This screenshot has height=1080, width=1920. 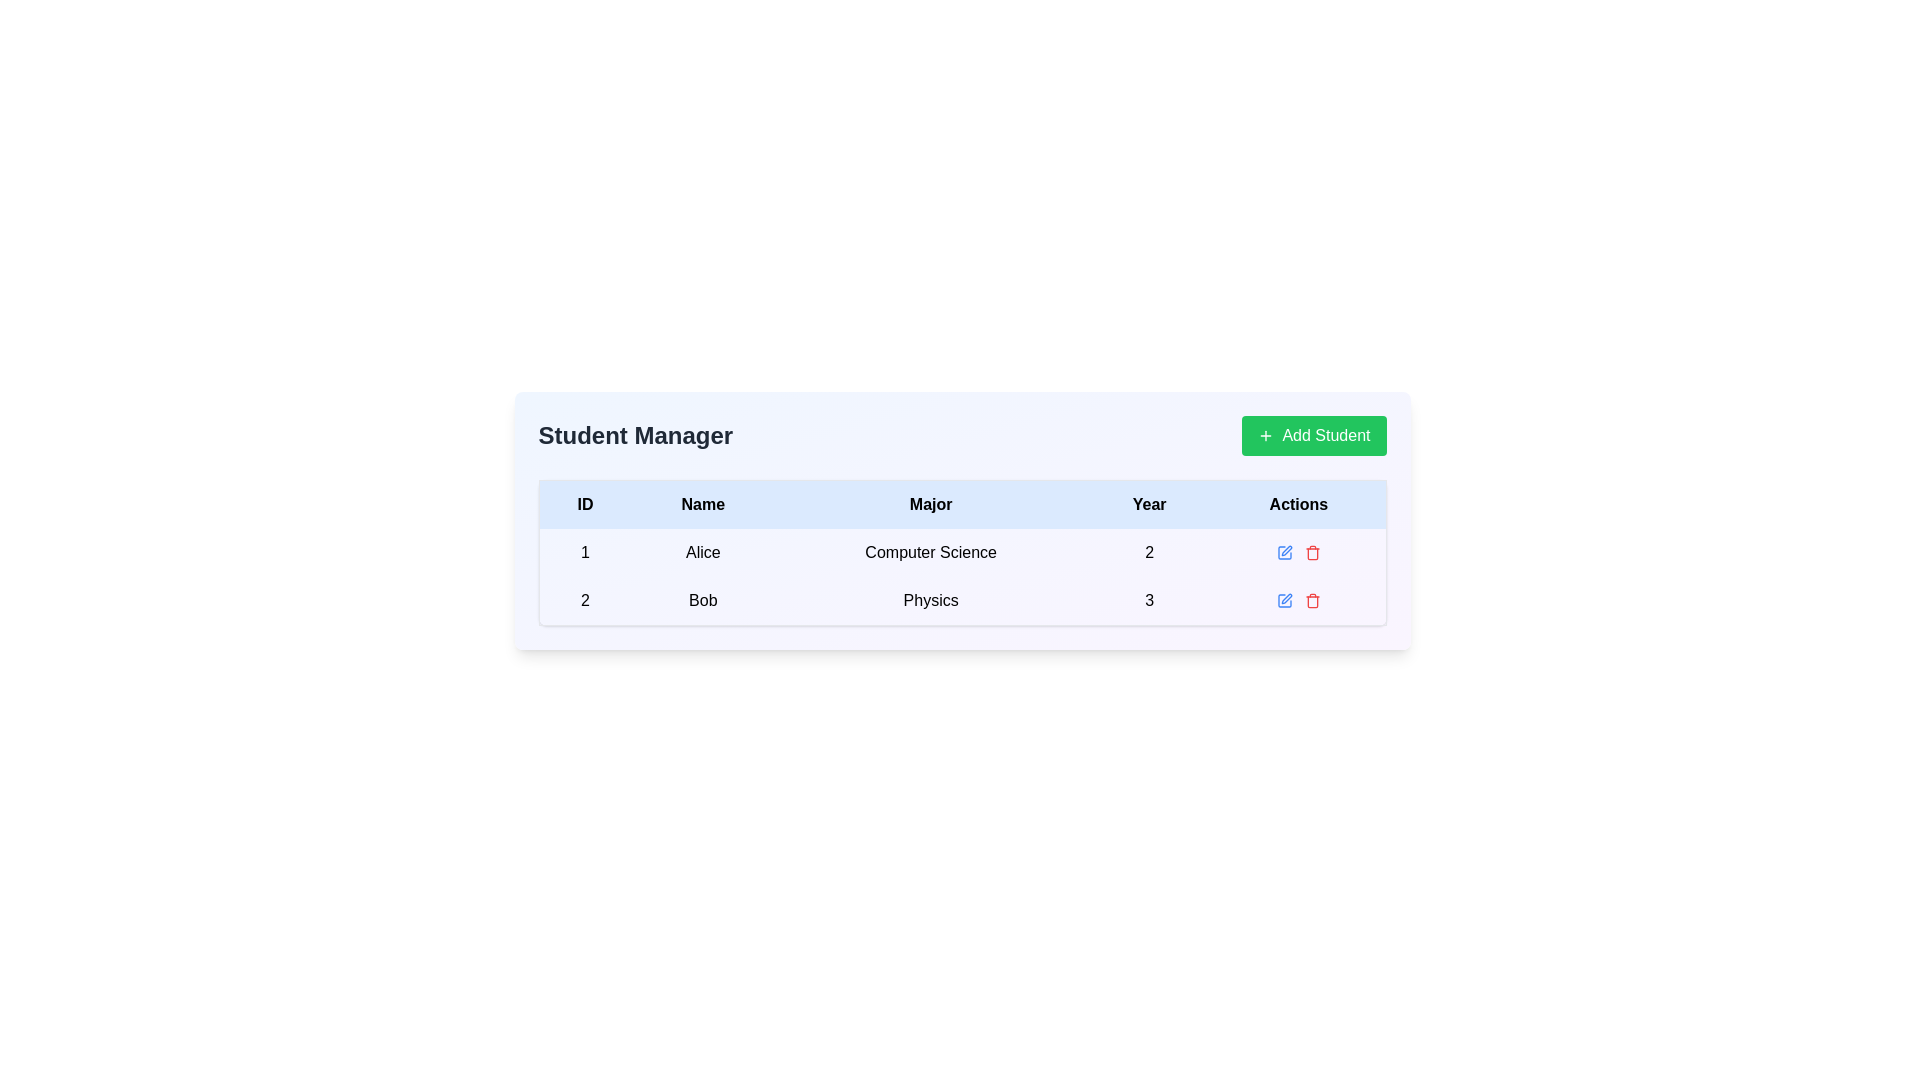 What do you see at coordinates (1149, 503) in the screenshot?
I see `the 'Year' column header in the table, which is the fourth header positioned between 'Major' and 'Actions'` at bounding box center [1149, 503].